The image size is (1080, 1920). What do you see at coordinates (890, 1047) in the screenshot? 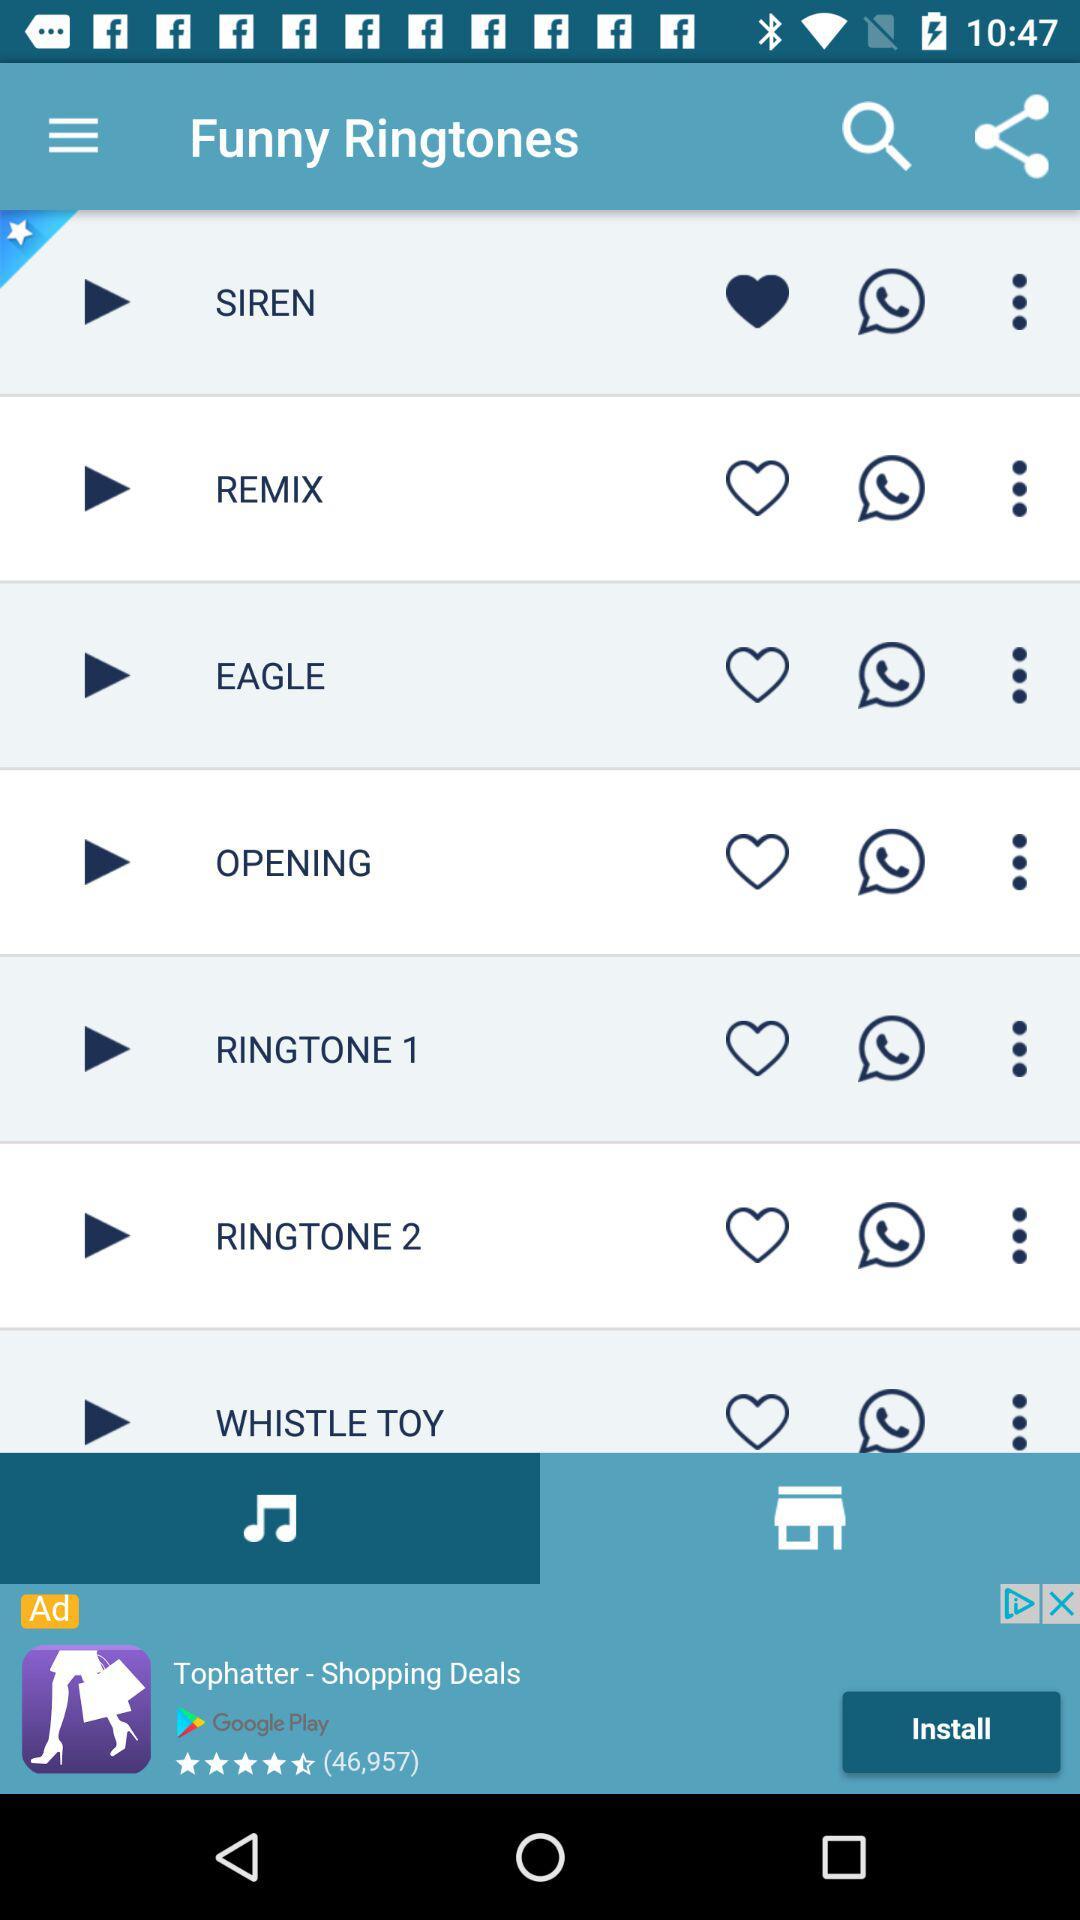
I see `call` at bounding box center [890, 1047].